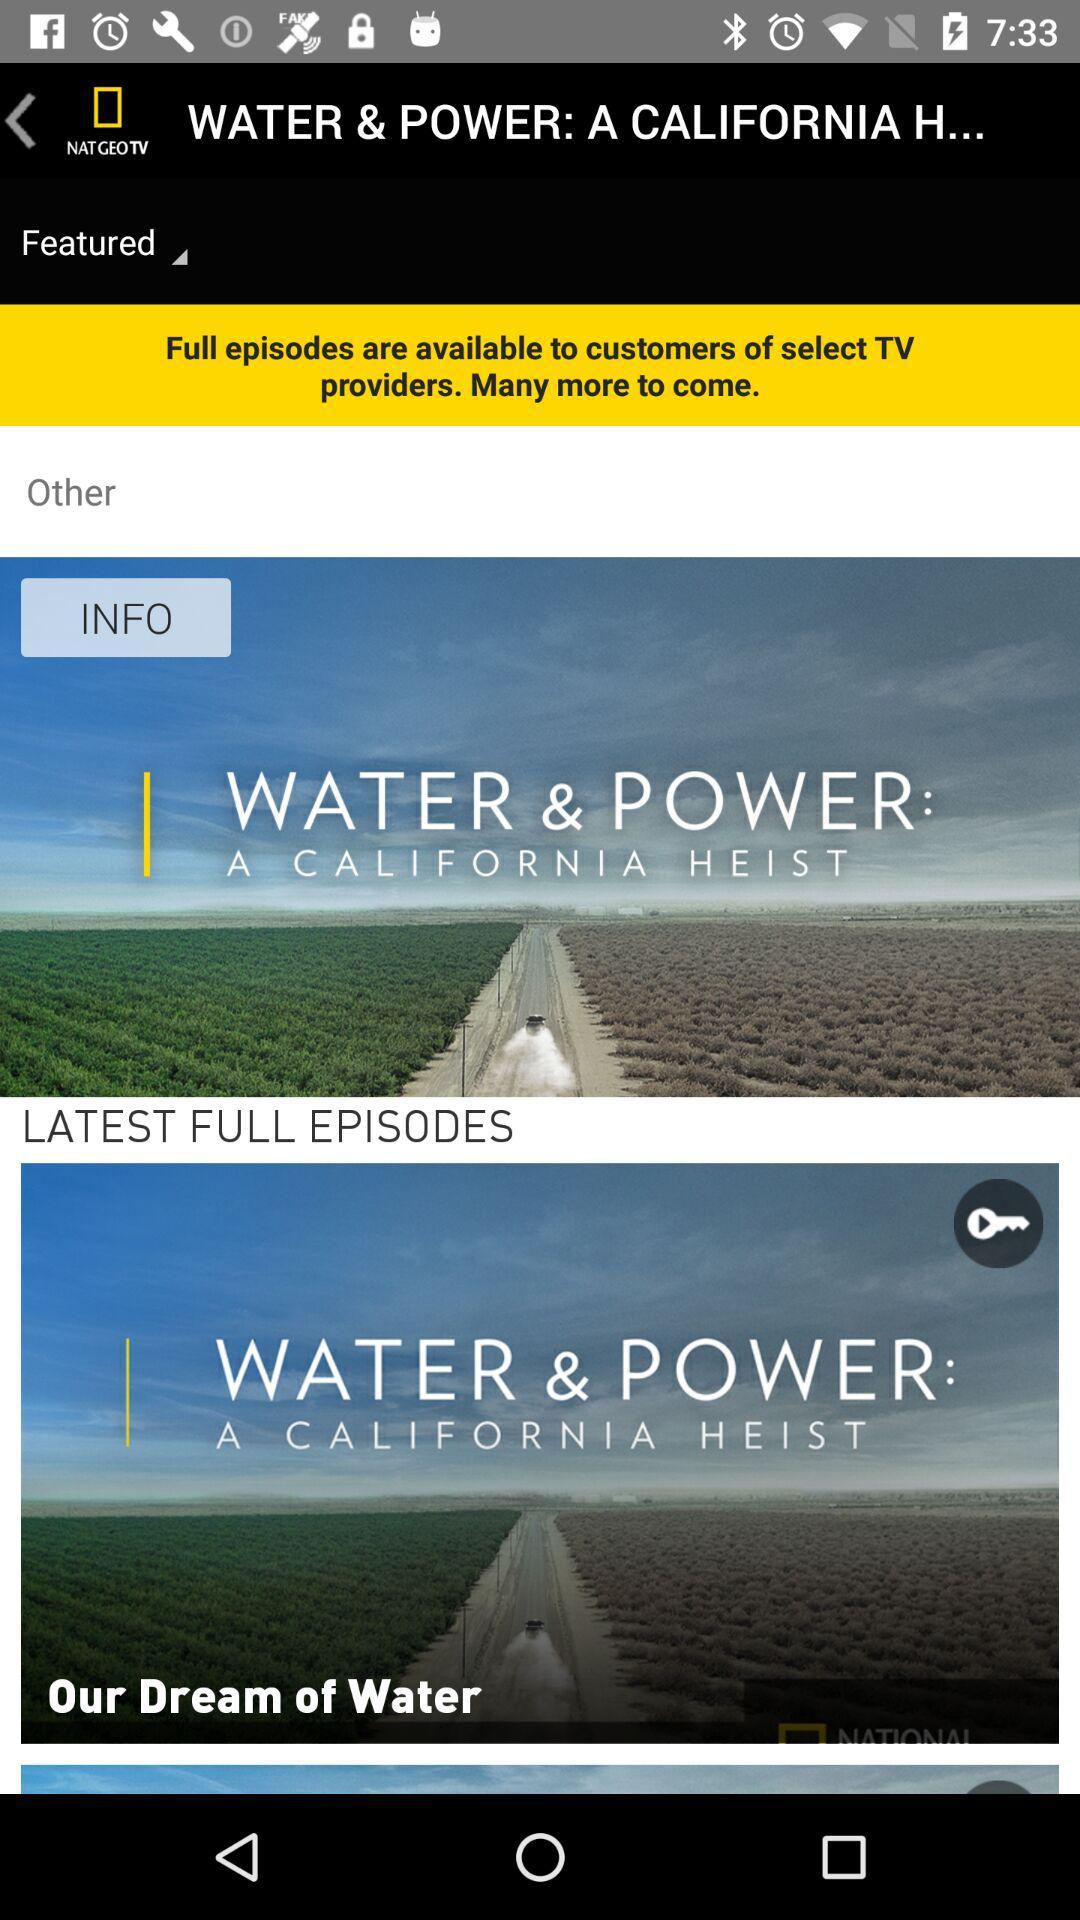 The image size is (1080, 1920). Describe the element at coordinates (180, 256) in the screenshot. I see `the icon which is beside featured` at that location.